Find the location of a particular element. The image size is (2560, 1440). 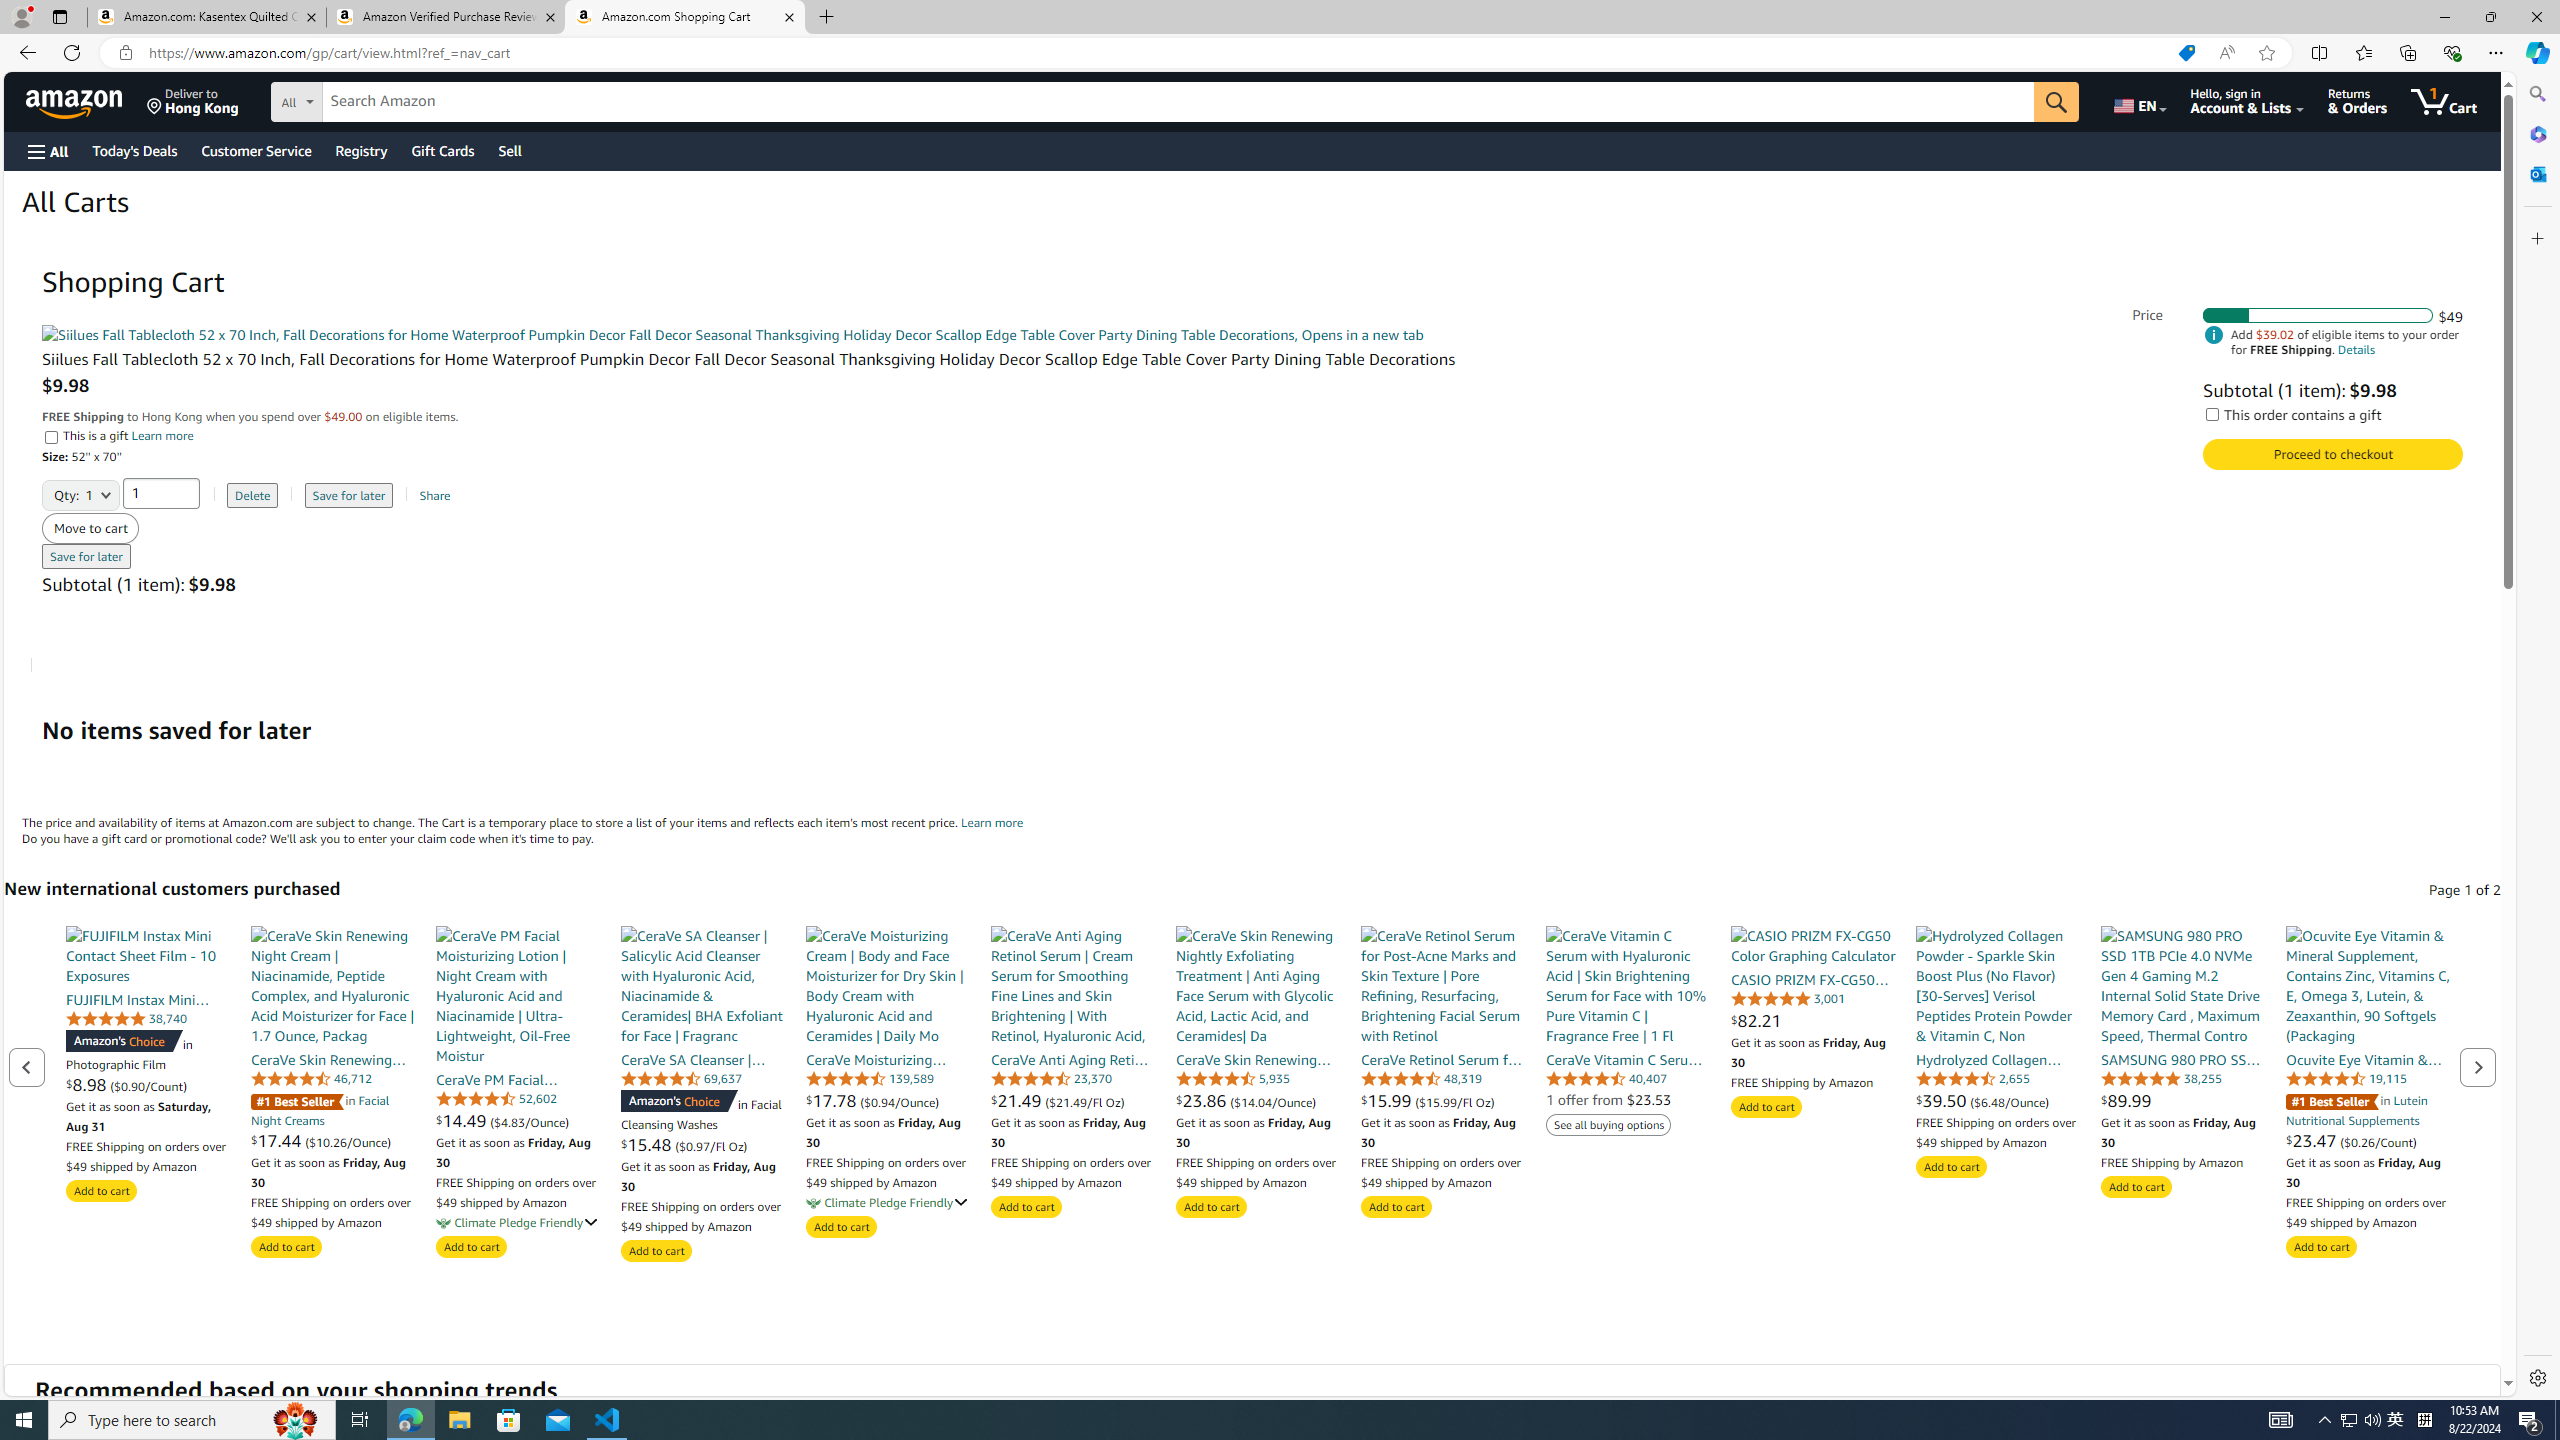

'Search in' is located at coordinates (370, 99).